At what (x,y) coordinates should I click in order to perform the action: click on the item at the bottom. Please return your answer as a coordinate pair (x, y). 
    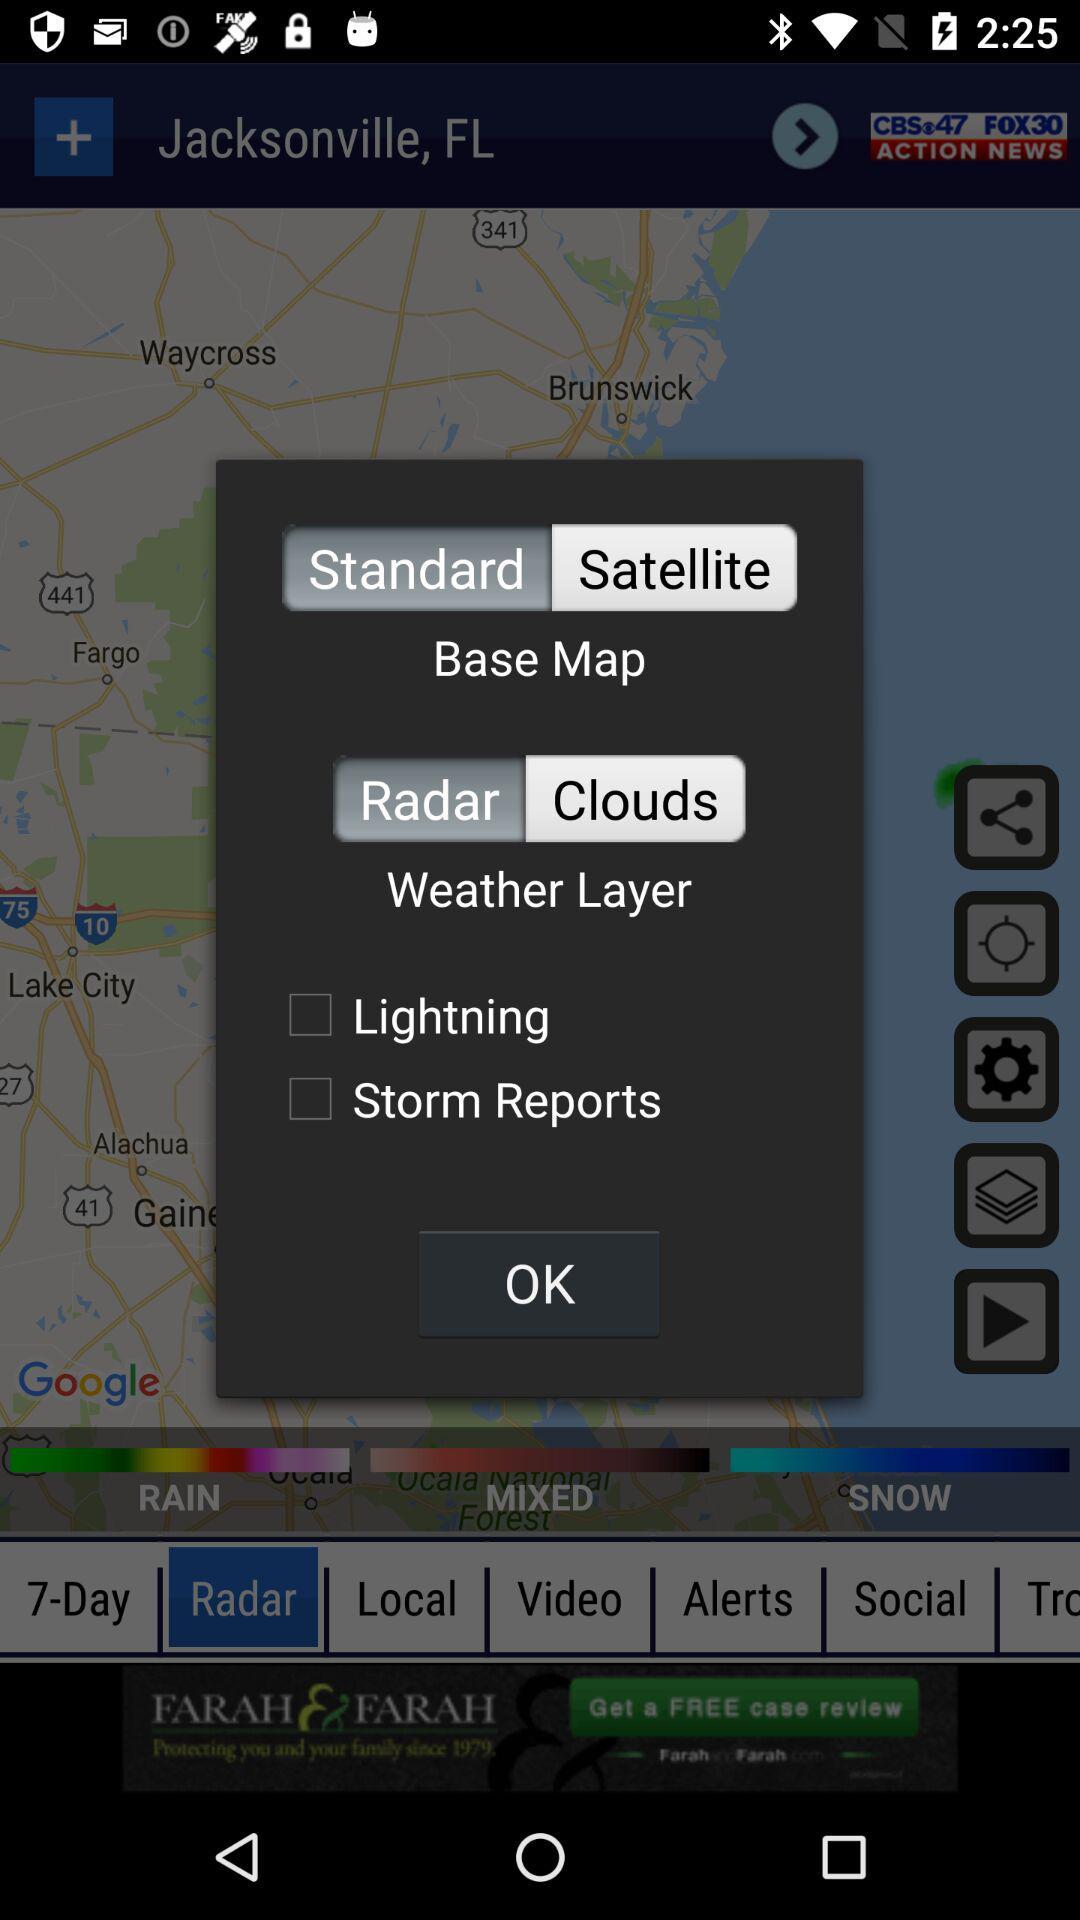
    Looking at the image, I should click on (538, 1282).